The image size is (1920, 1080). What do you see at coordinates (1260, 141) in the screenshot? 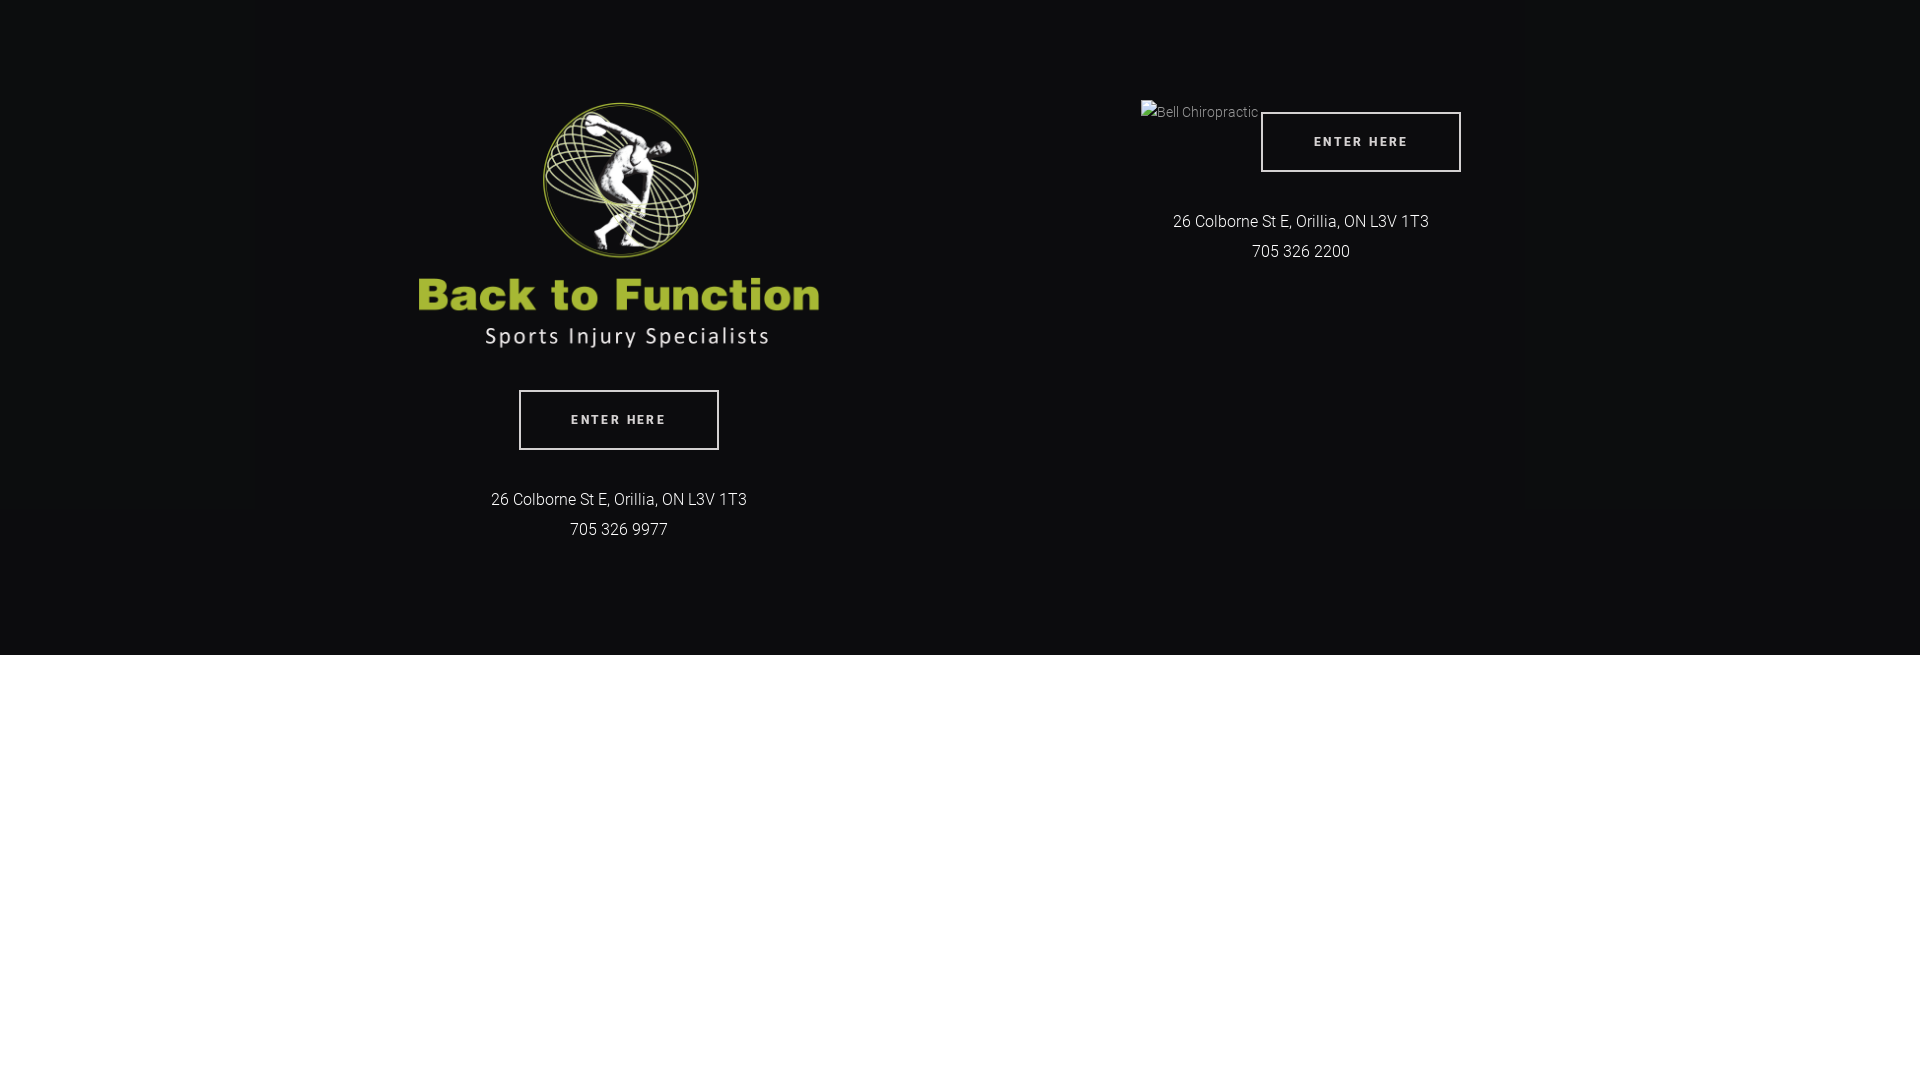
I see `'ENTER HERE'` at bounding box center [1260, 141].